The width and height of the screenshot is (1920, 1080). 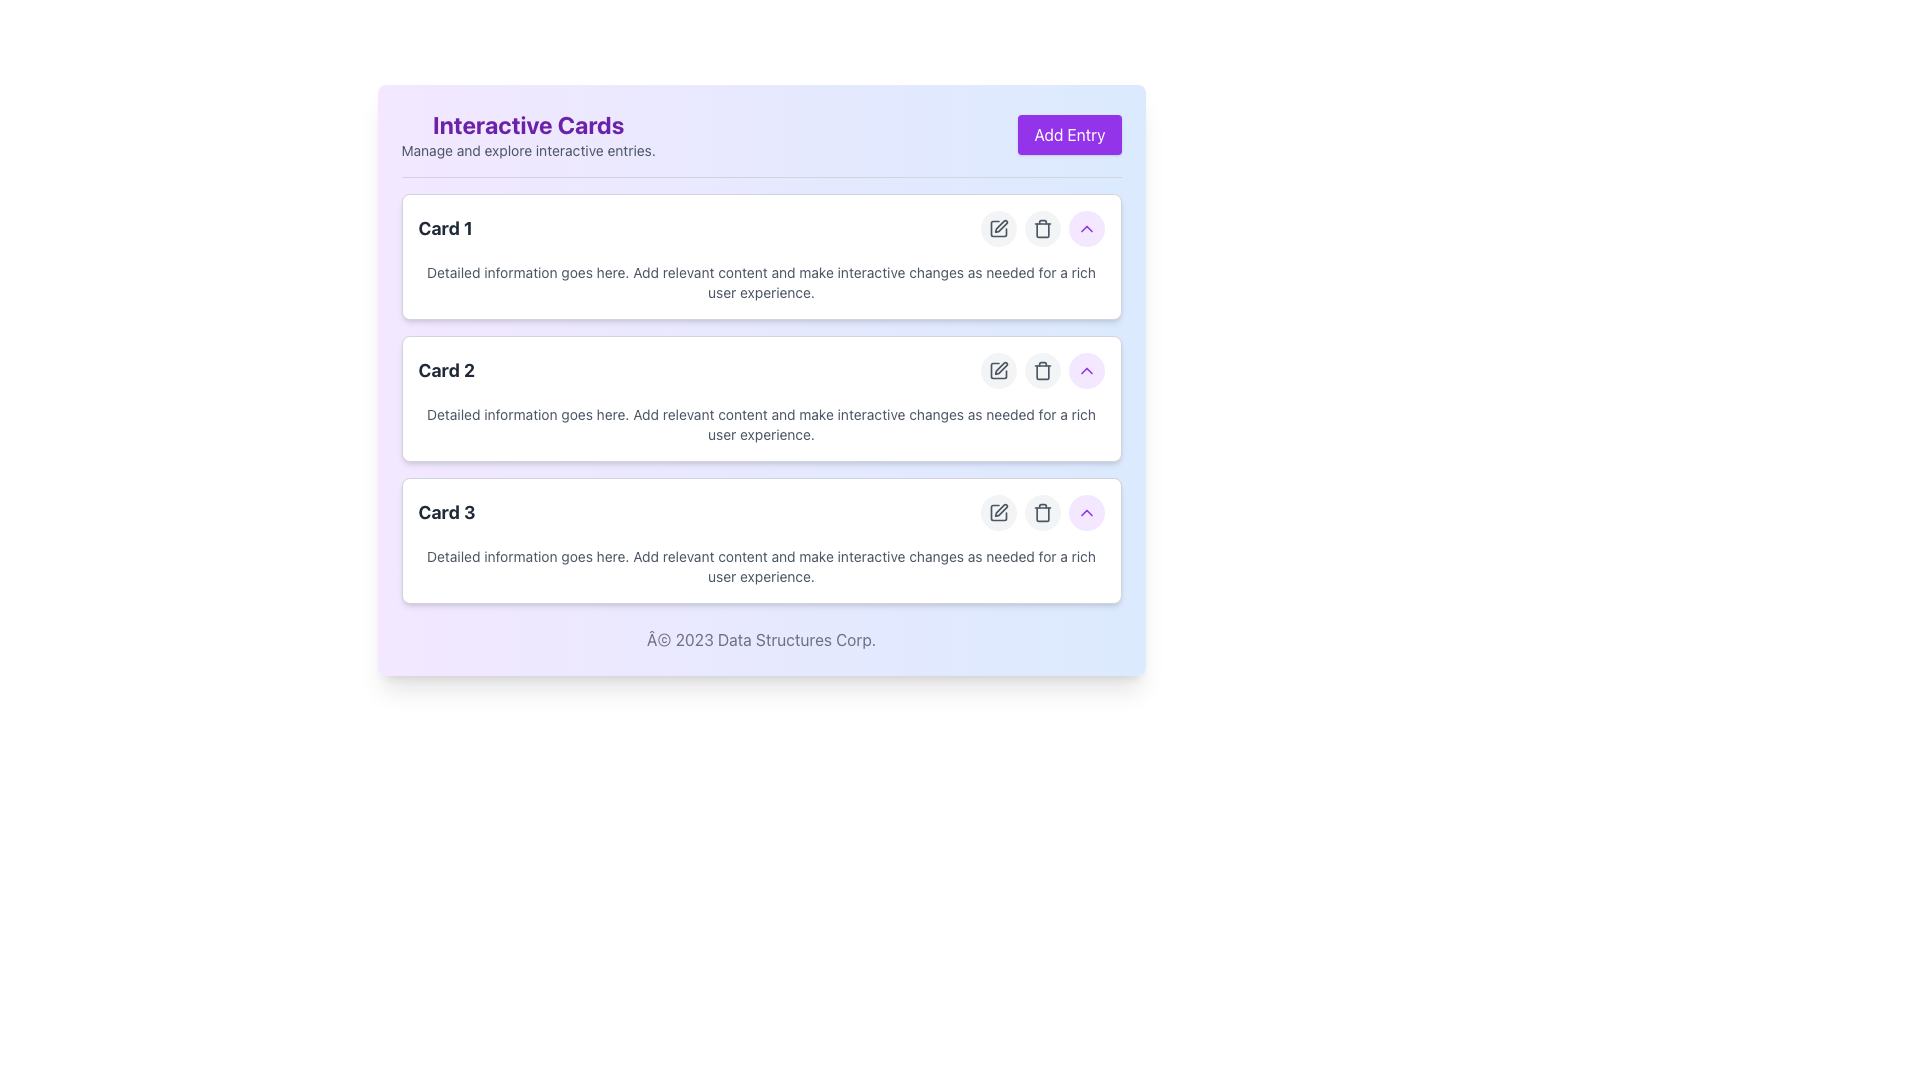 What do you see at coordinates (528, 135) in the screenshot?
I see `information displayed in the Text Block titled 'Interactive Cards' which contains a description saying 'Manage and explore interactive entries.'` at bounding box center [528, 135].